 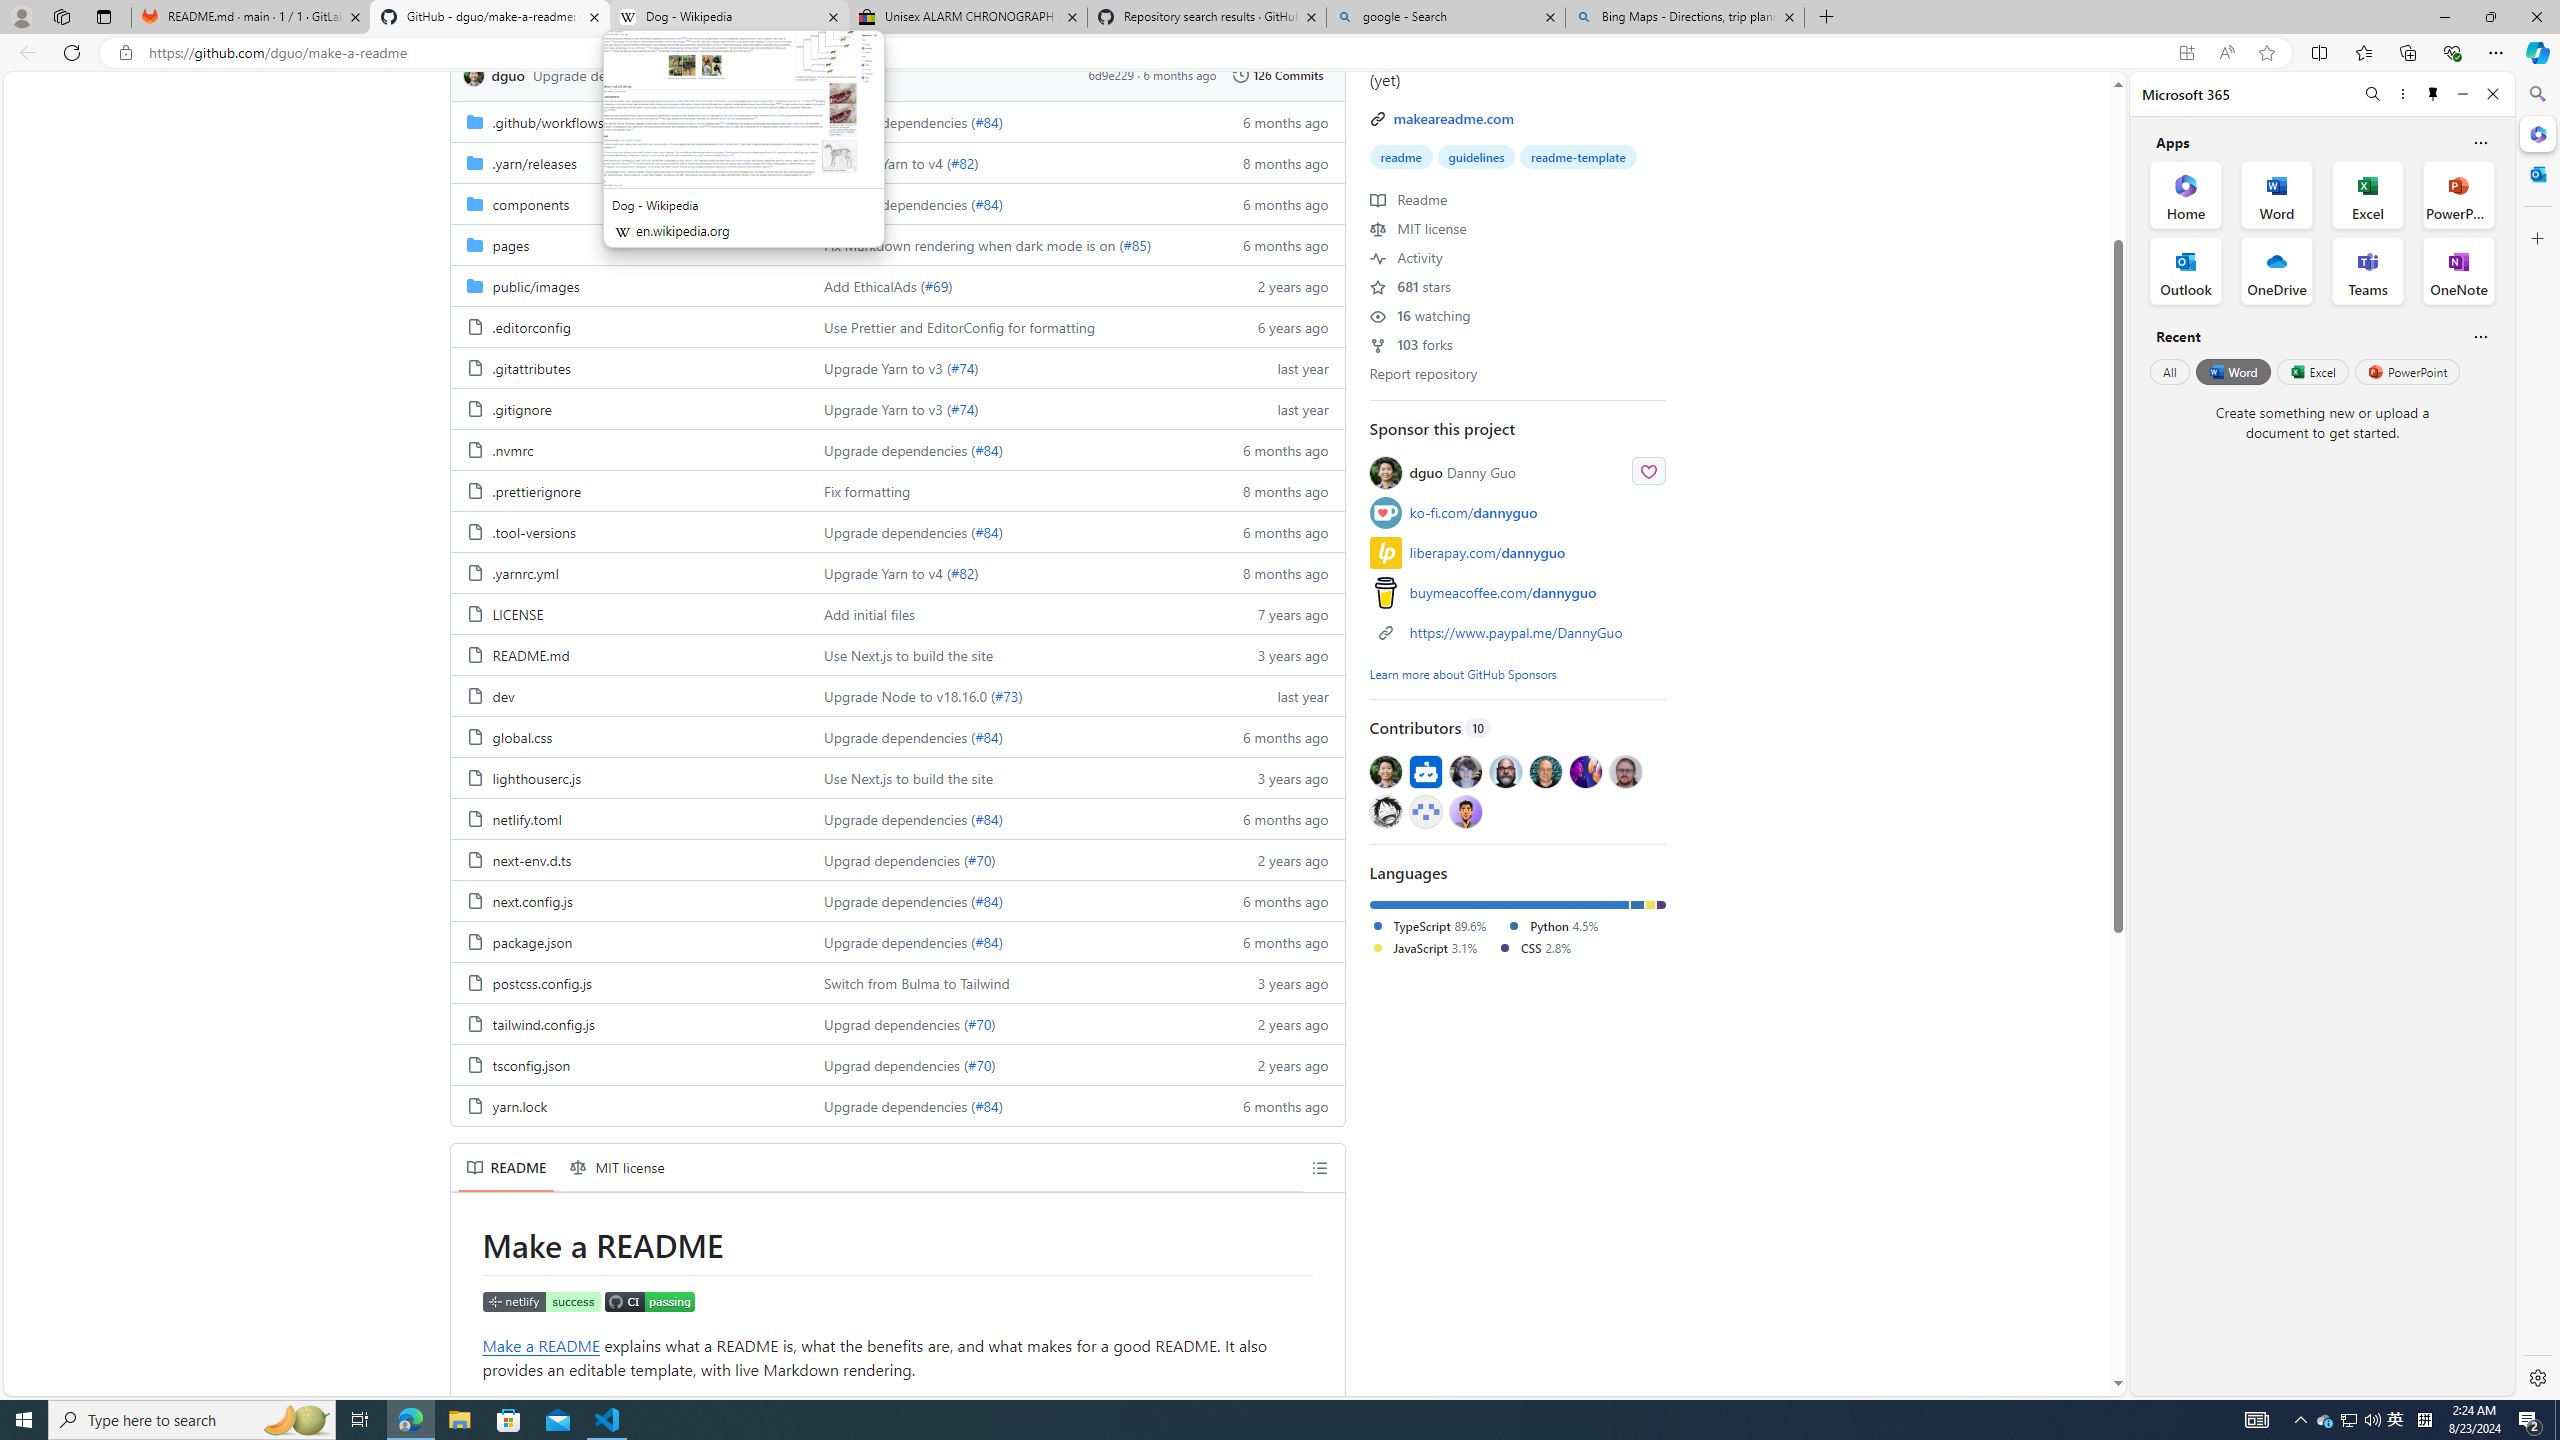 I want to click on 'Upgrade Yarn to v4 (#82)', so click(x=1007, y=571).